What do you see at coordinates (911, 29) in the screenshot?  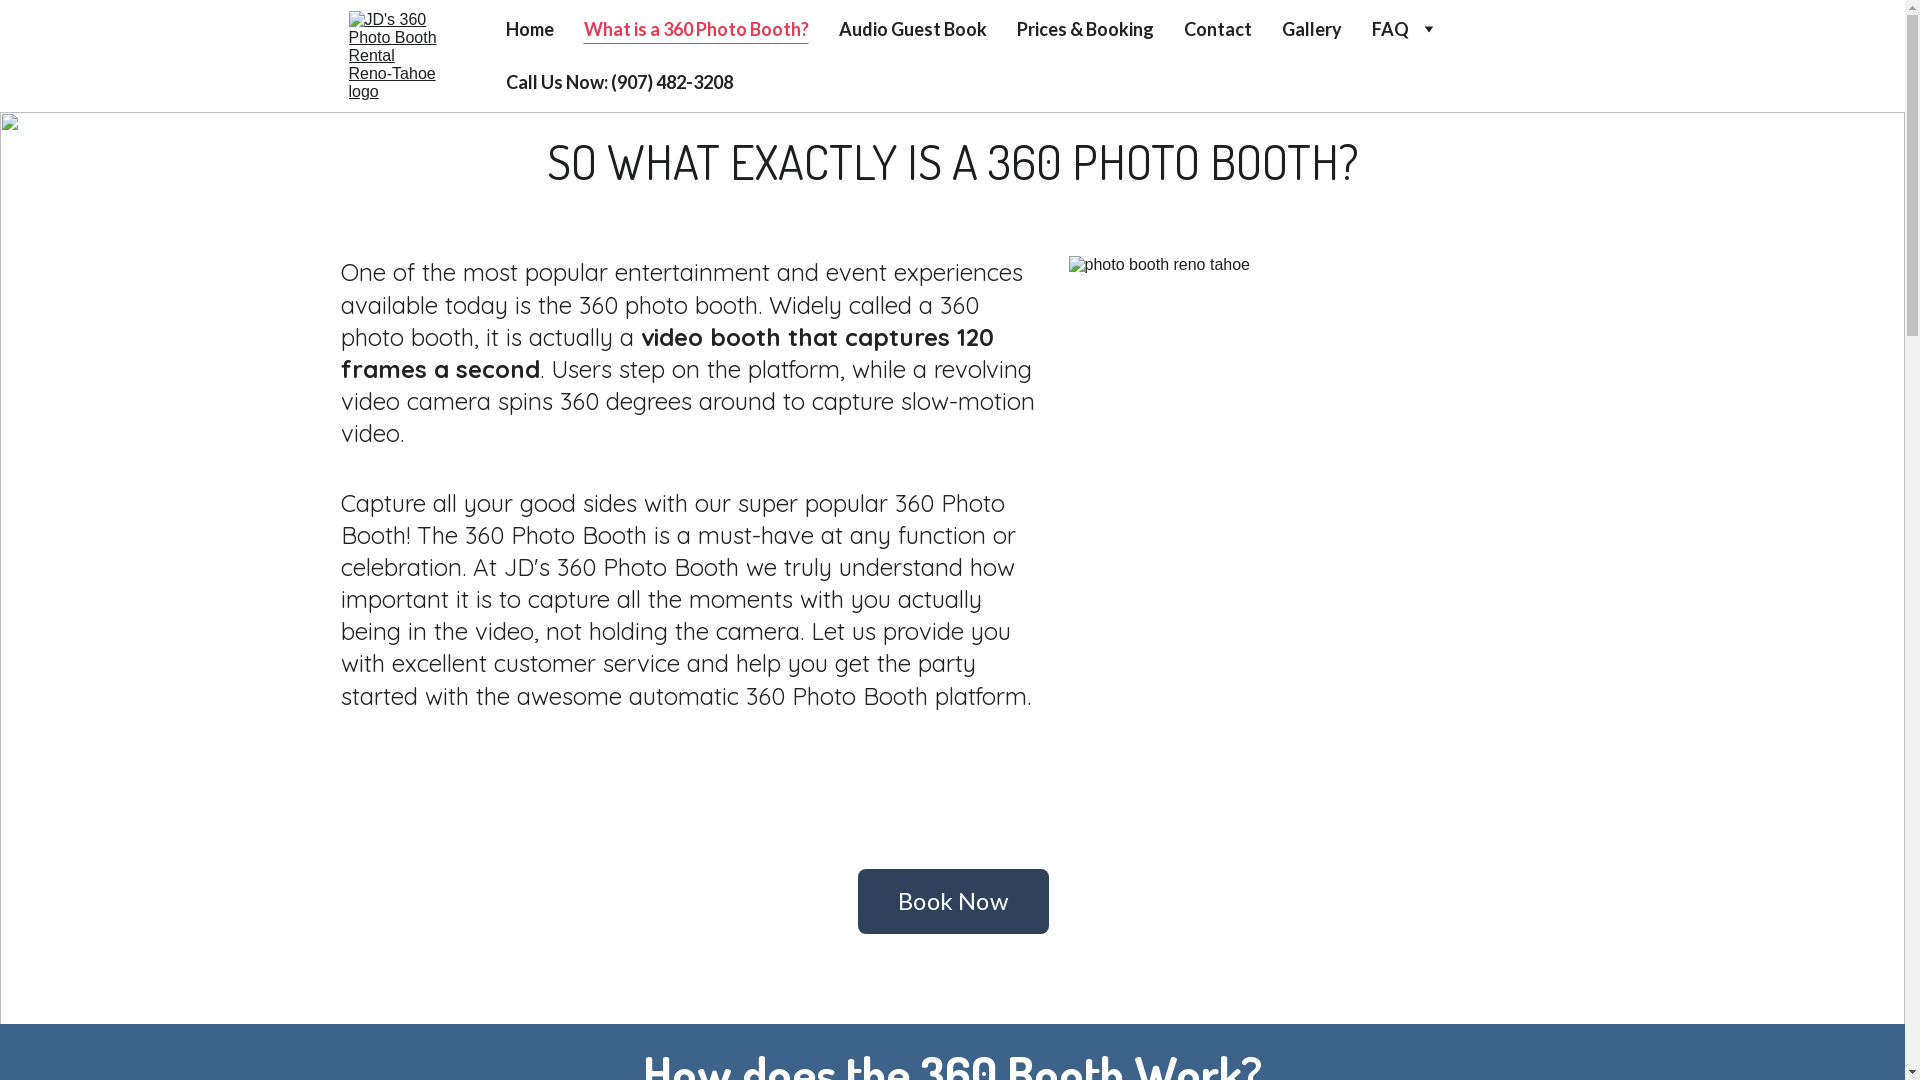 I see `'Audio Guest Book'` at bounding box center [911, 29].